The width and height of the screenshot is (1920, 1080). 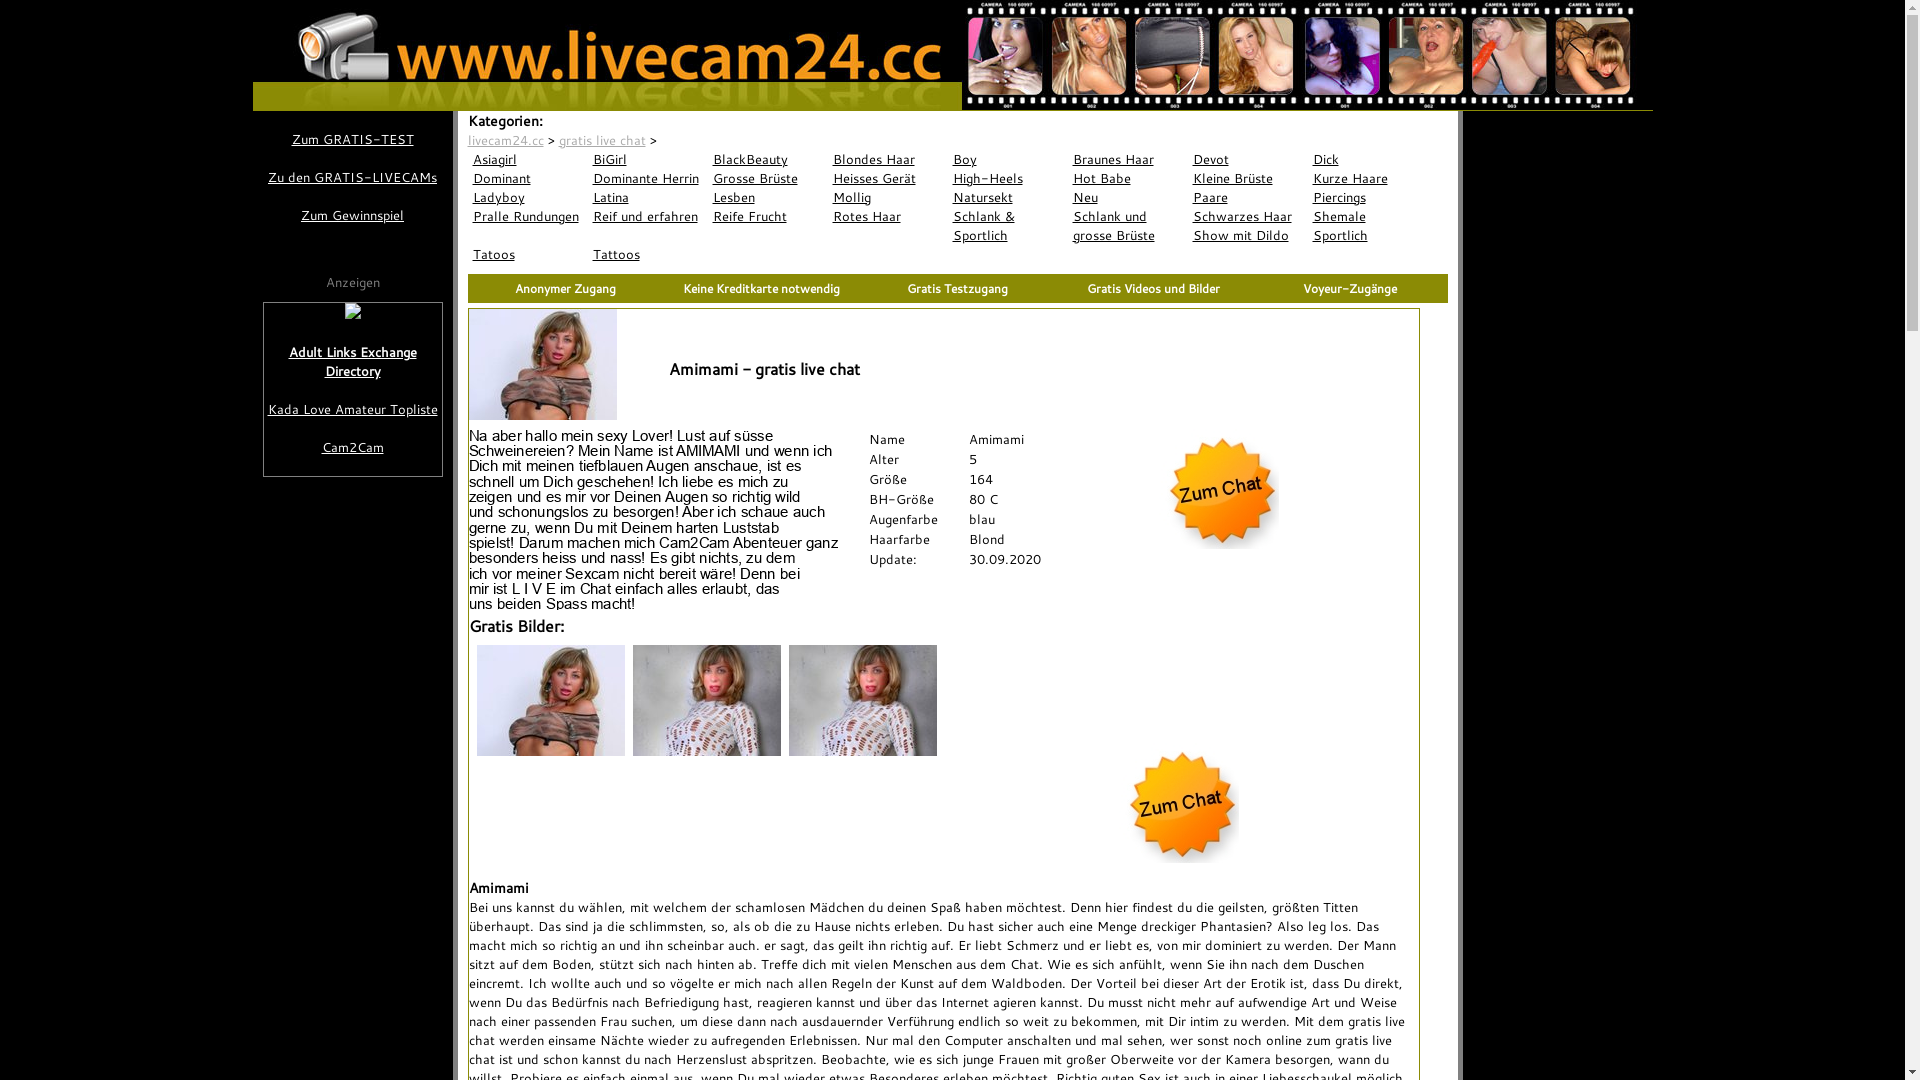 What do you see at coordinates (1008, 197) in the screenshot?
I see `'Natursekt'` at bounding box center [1008, 197].